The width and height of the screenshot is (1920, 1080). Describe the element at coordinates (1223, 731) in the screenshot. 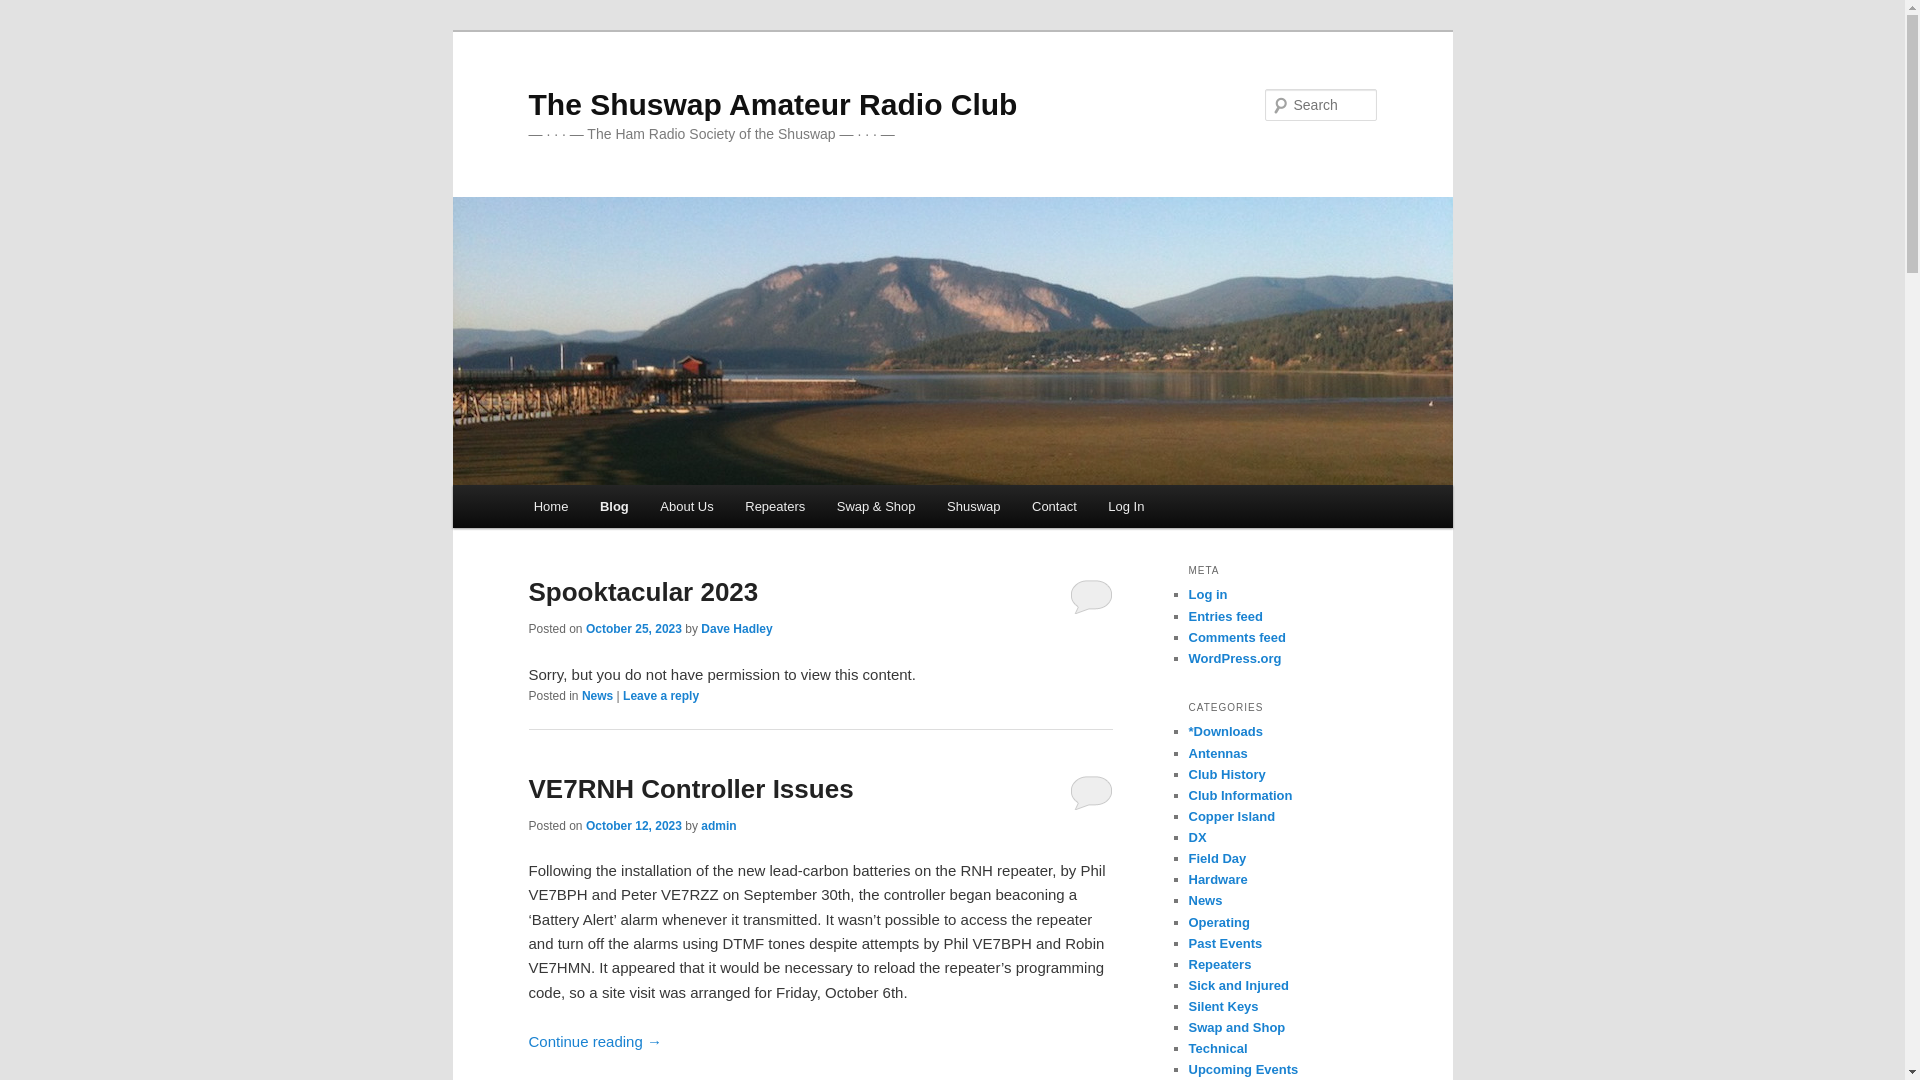

I see `'*Downloads'` at that location.